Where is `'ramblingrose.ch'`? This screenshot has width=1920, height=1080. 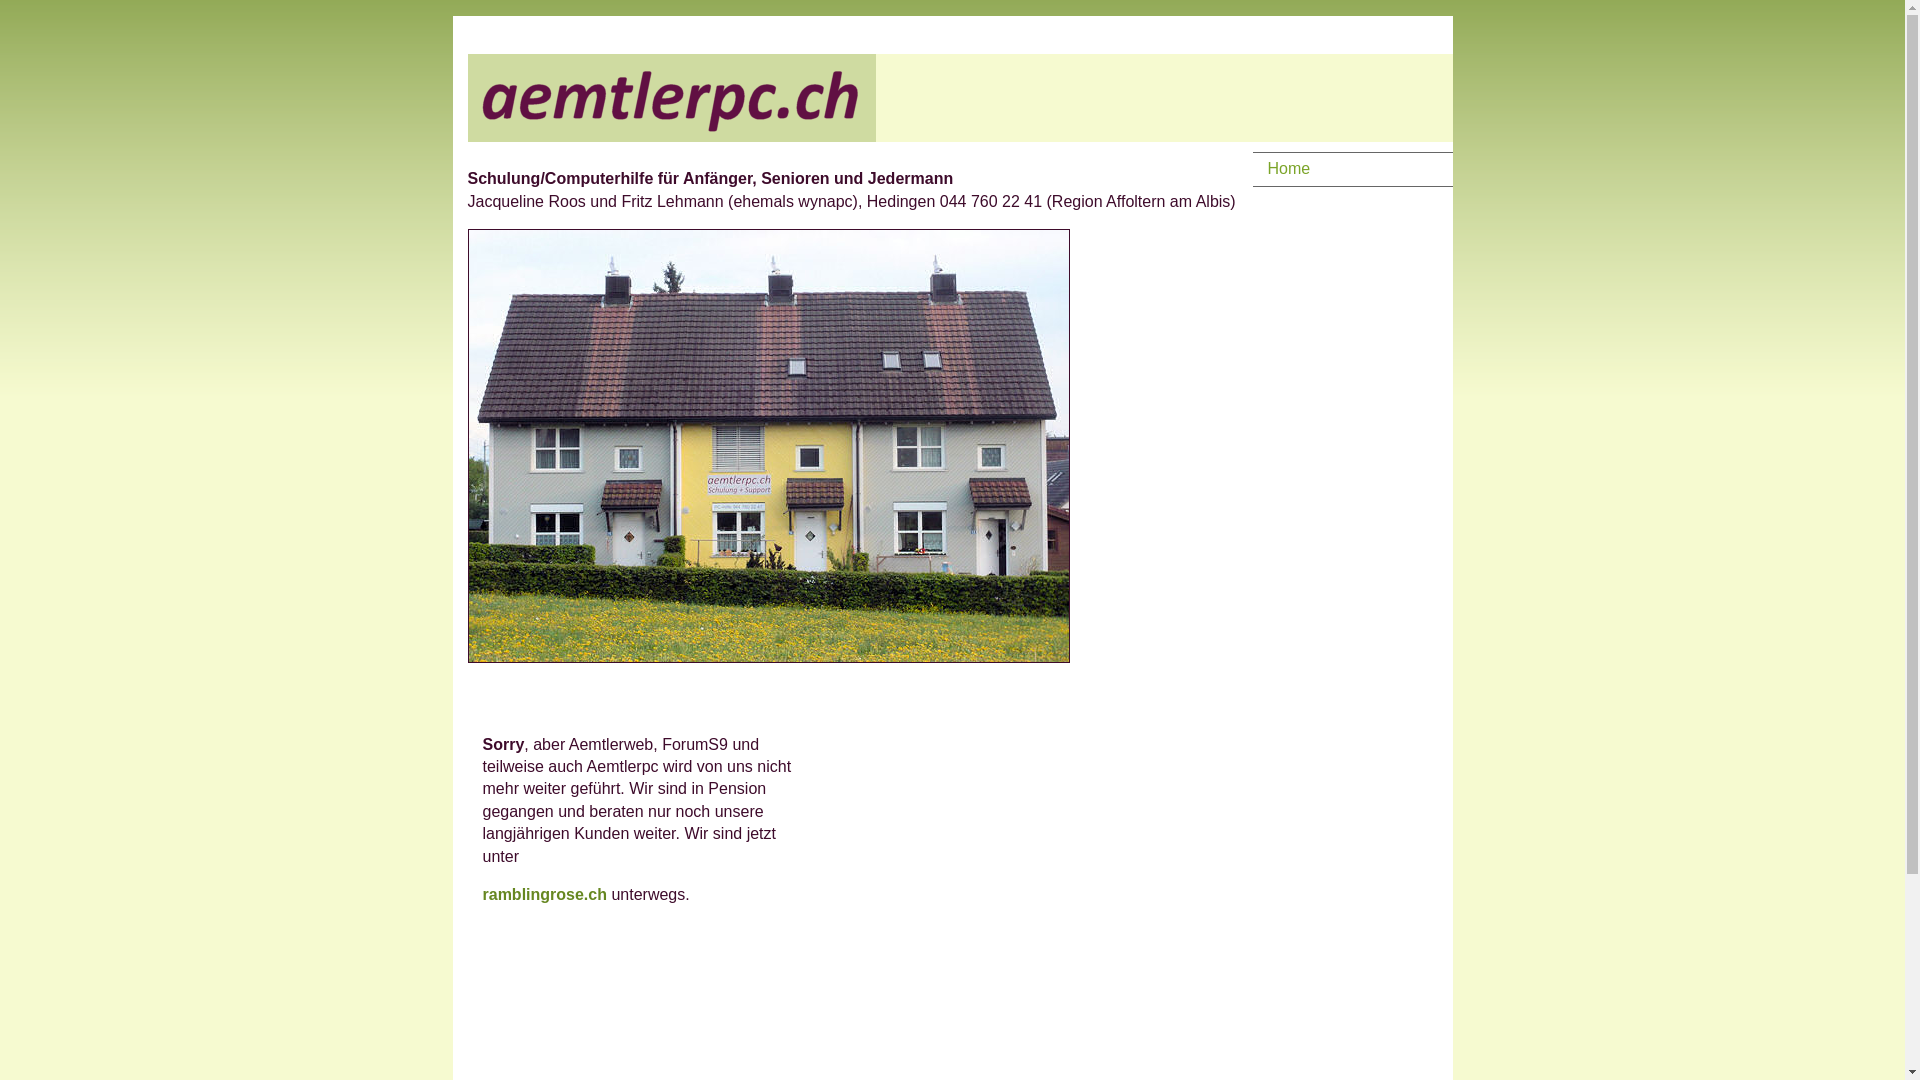 'ramblingrose.ch' is located at coordinates (546, 893).